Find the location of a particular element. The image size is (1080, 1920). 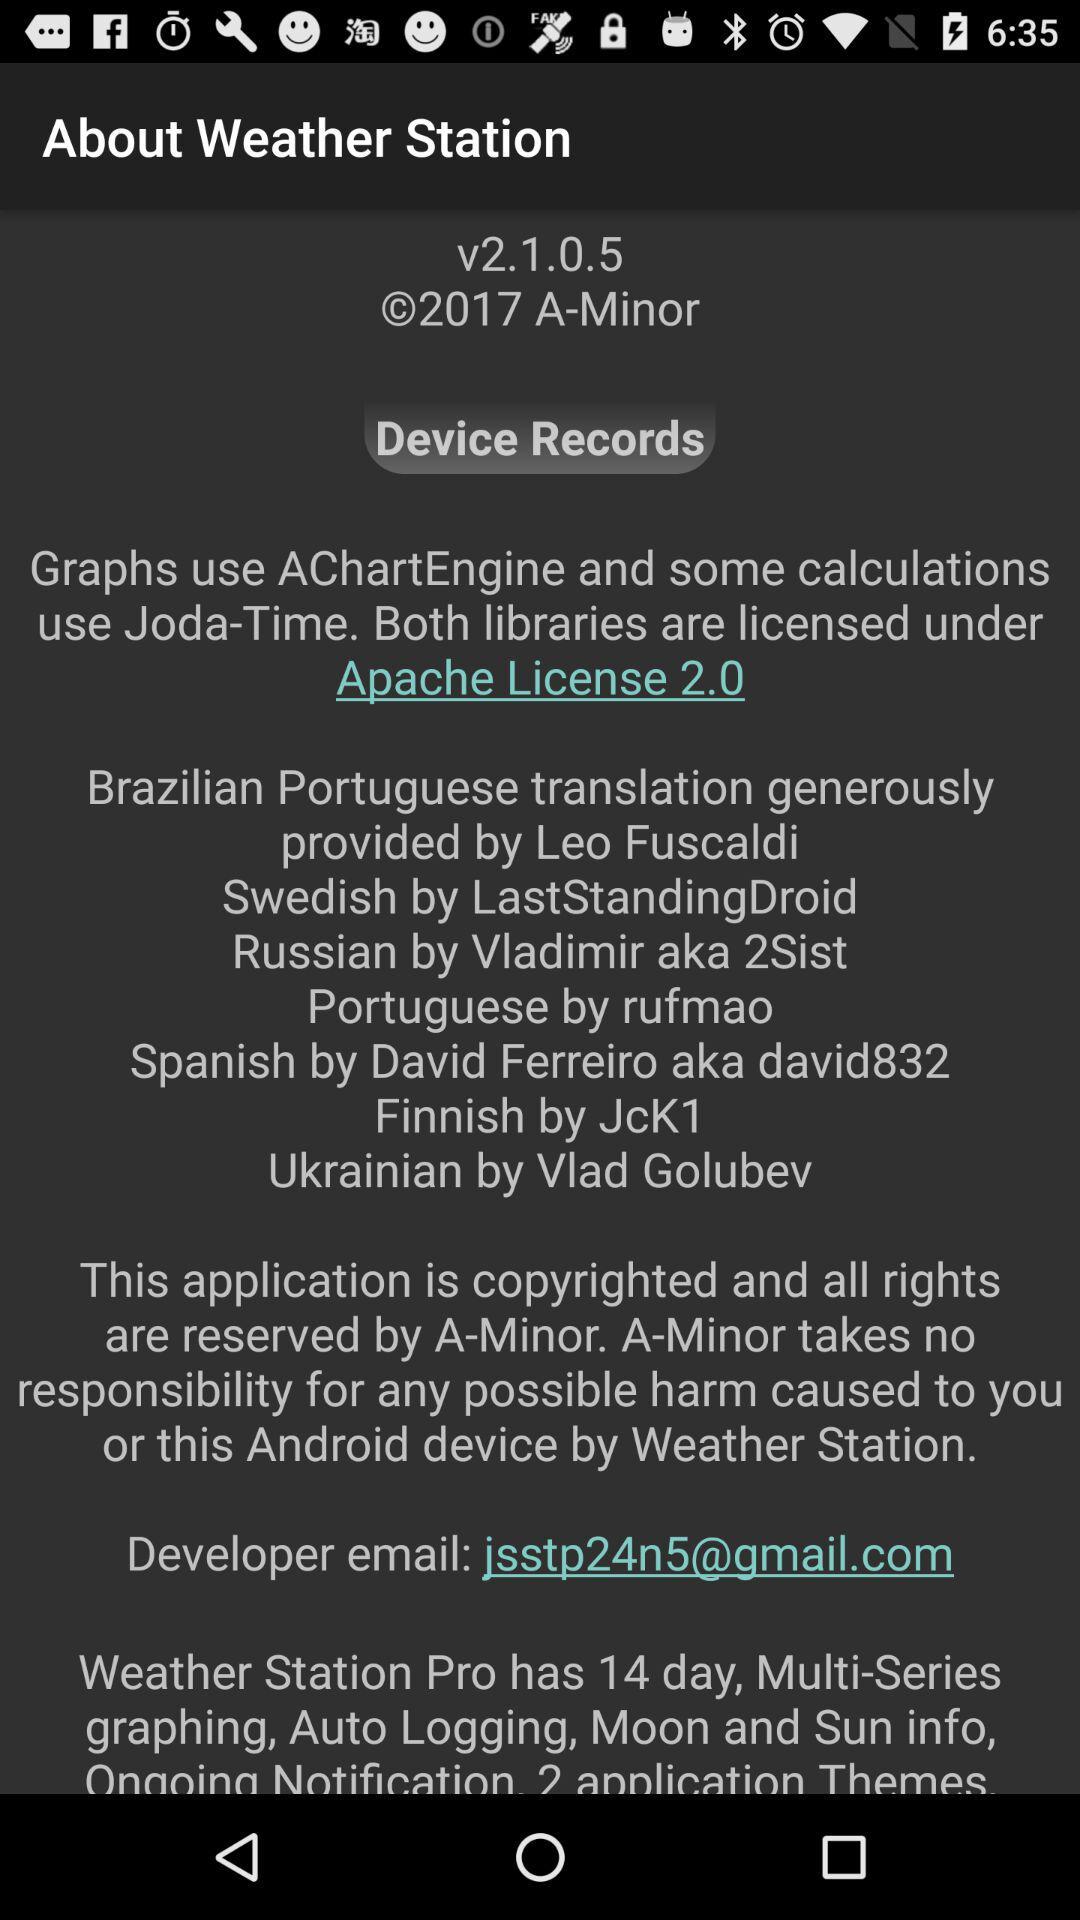

the device records item is located at coordinates (540, 435).